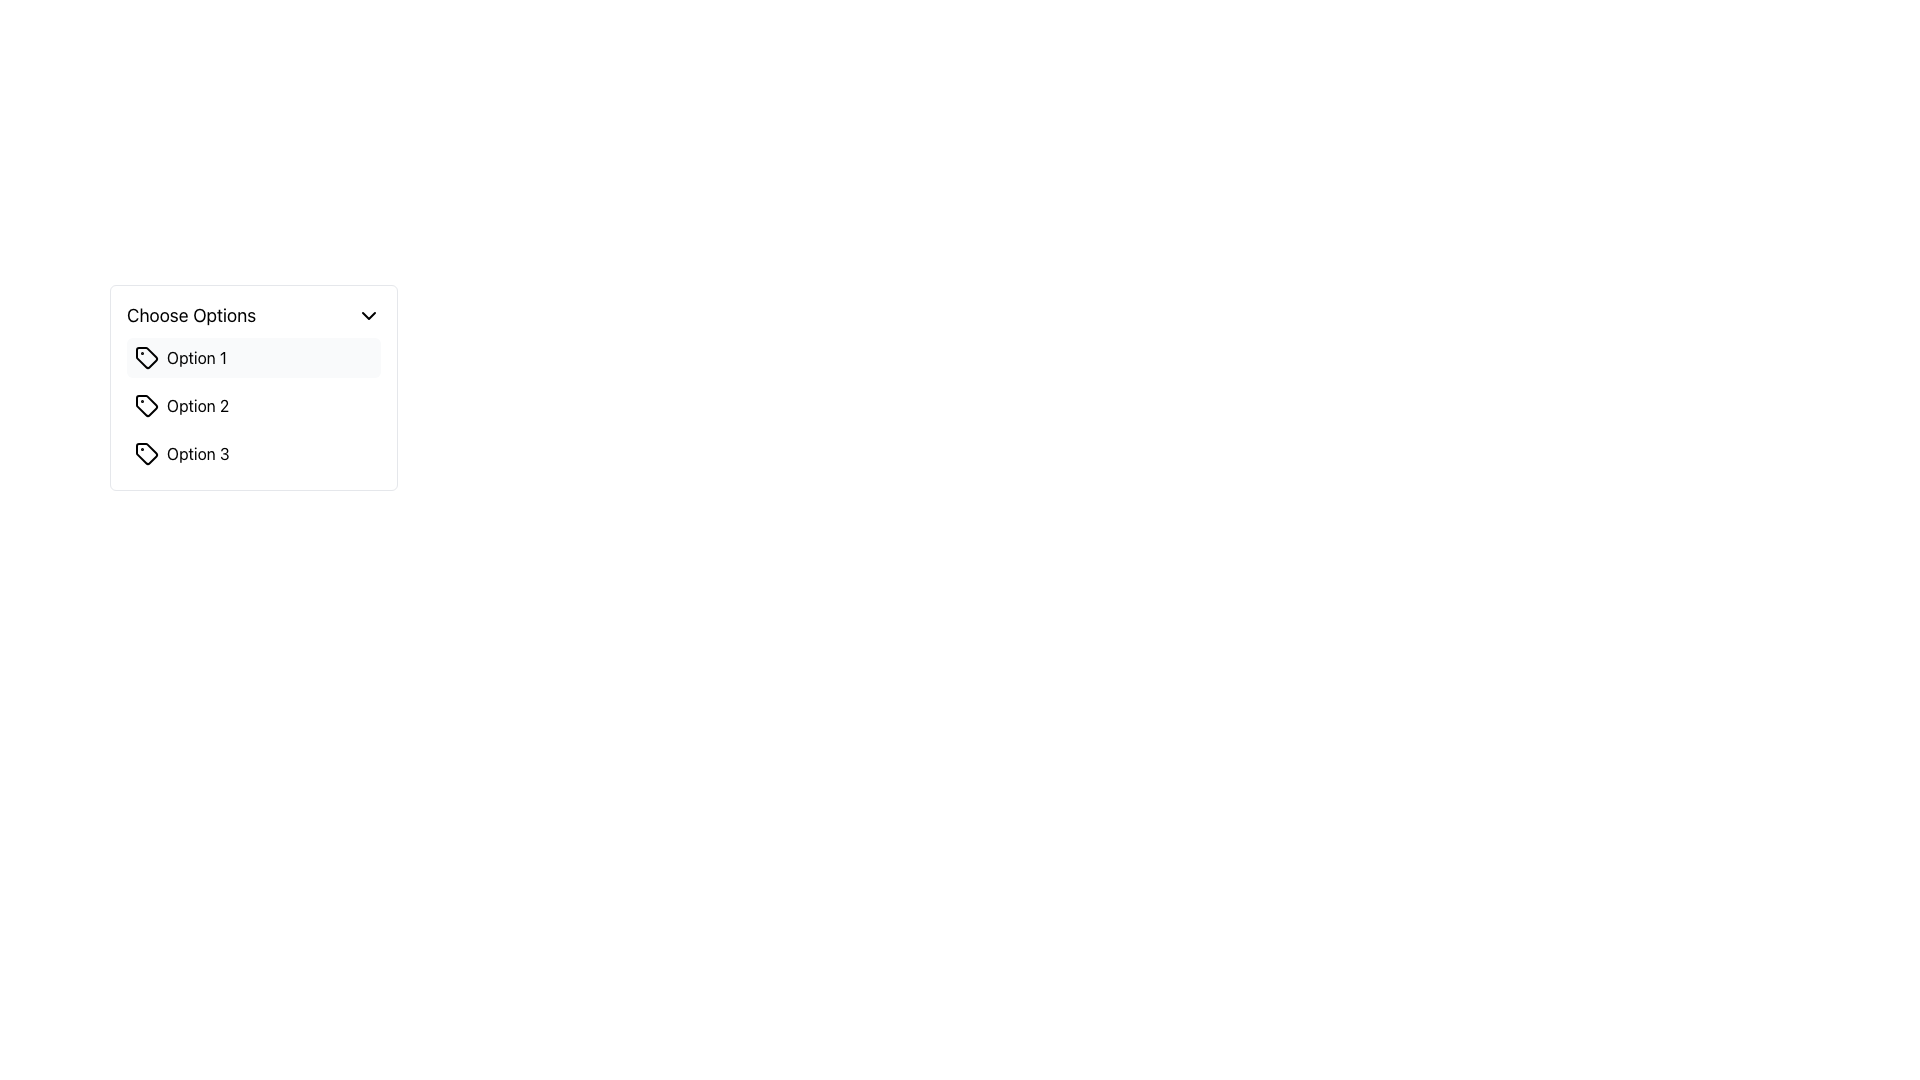 Image resolution: width=1920 pixels, height=1080 pixels. I want to click on the Dropdown Header which is located at the top section of a dropdown menu, allowing interaction with the options list, so click(253, 315).